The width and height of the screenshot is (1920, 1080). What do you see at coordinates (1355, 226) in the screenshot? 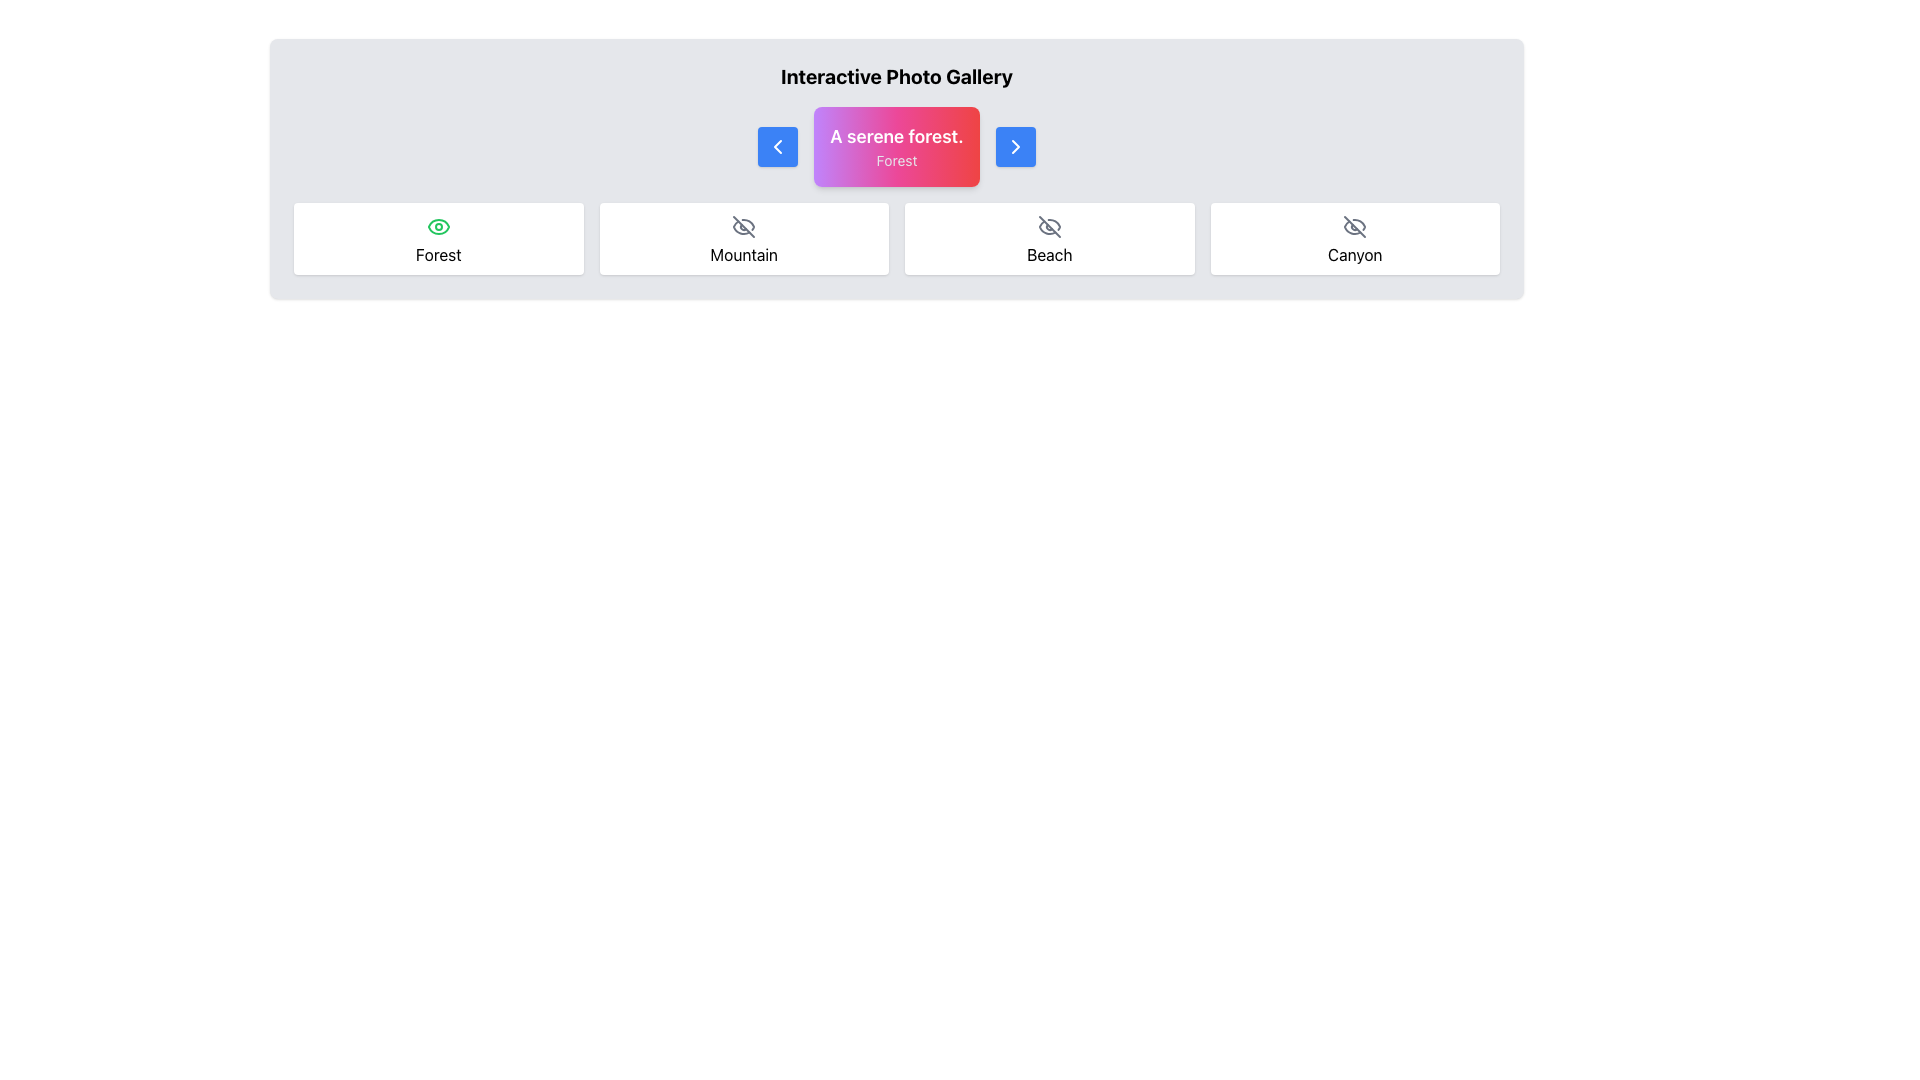
I see `the visibility toggle button for the 'Canyon' section using keyboard navigation` at bounding box center [1355, 226].